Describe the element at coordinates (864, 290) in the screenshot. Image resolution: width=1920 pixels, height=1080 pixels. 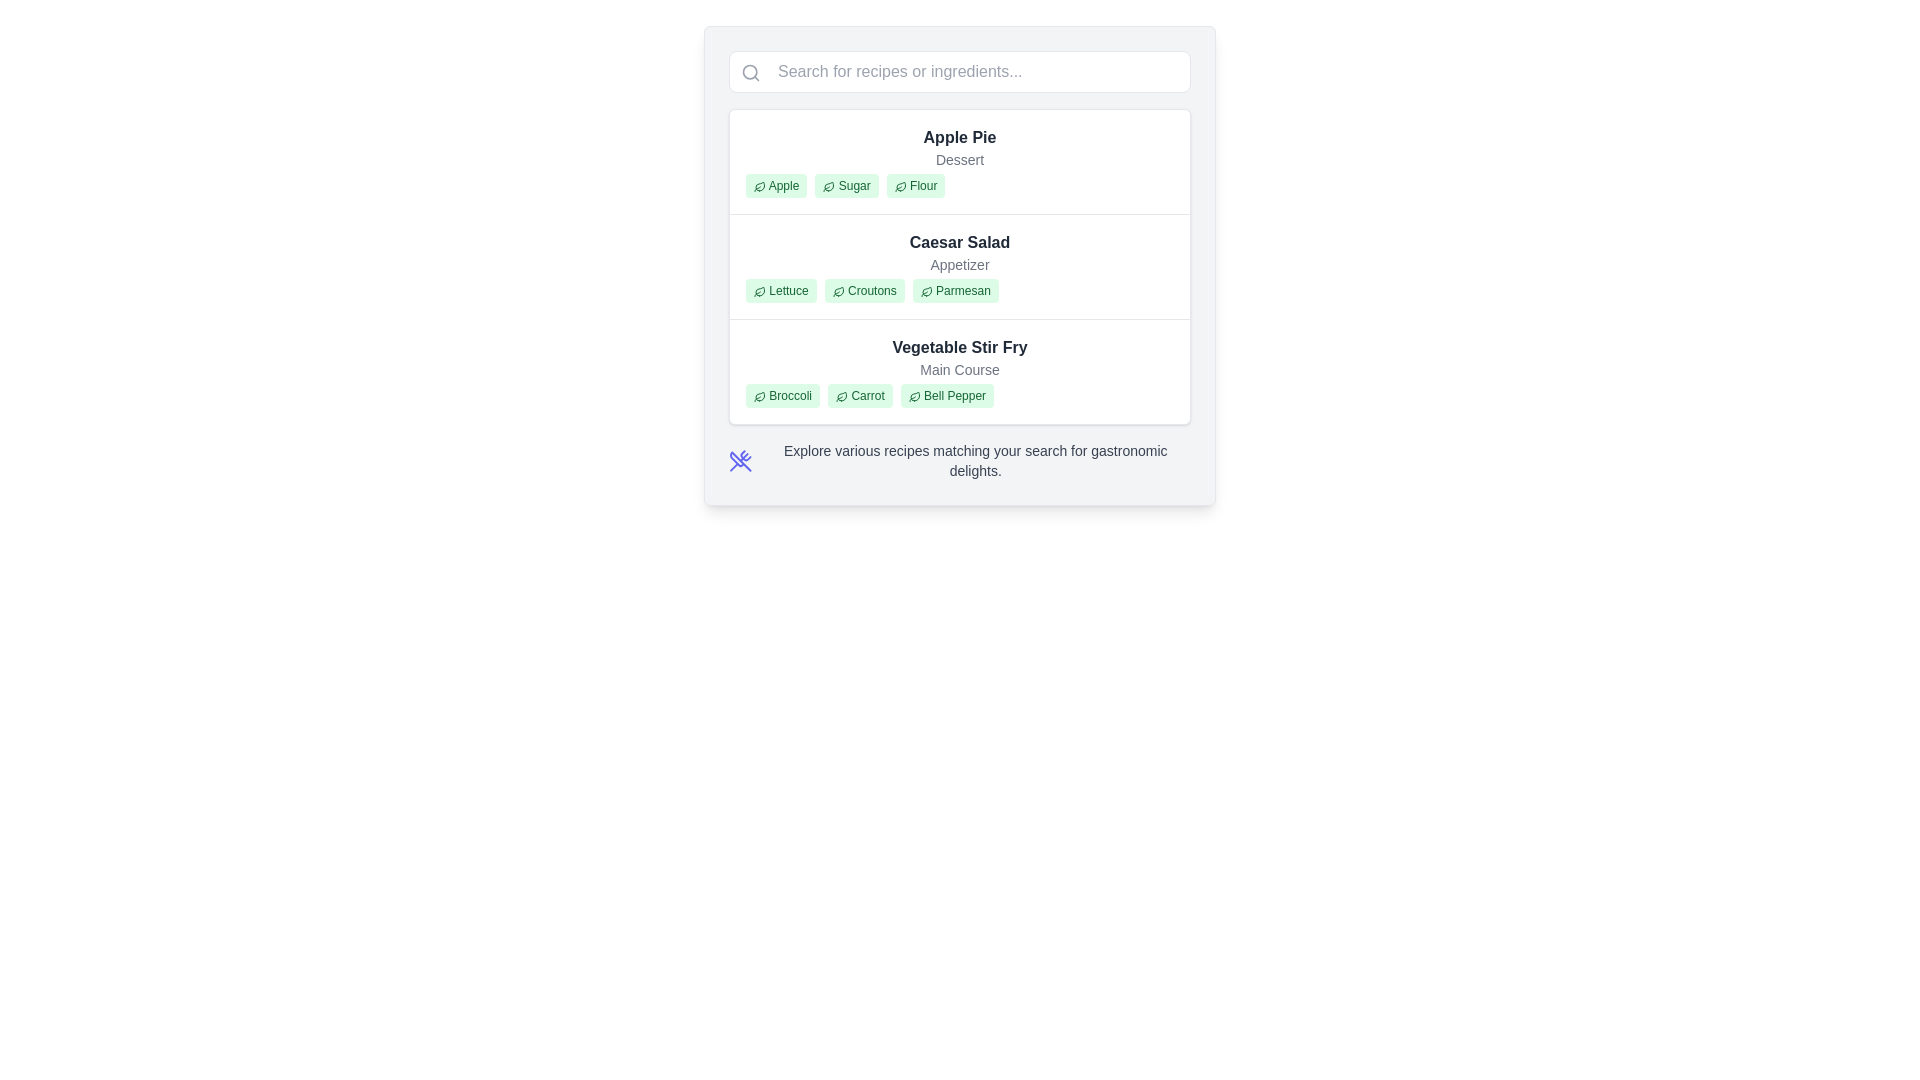
I see `the second tag labeled 'Croutons' with a green leaf icon under 'Caesar Salad'` at that location.